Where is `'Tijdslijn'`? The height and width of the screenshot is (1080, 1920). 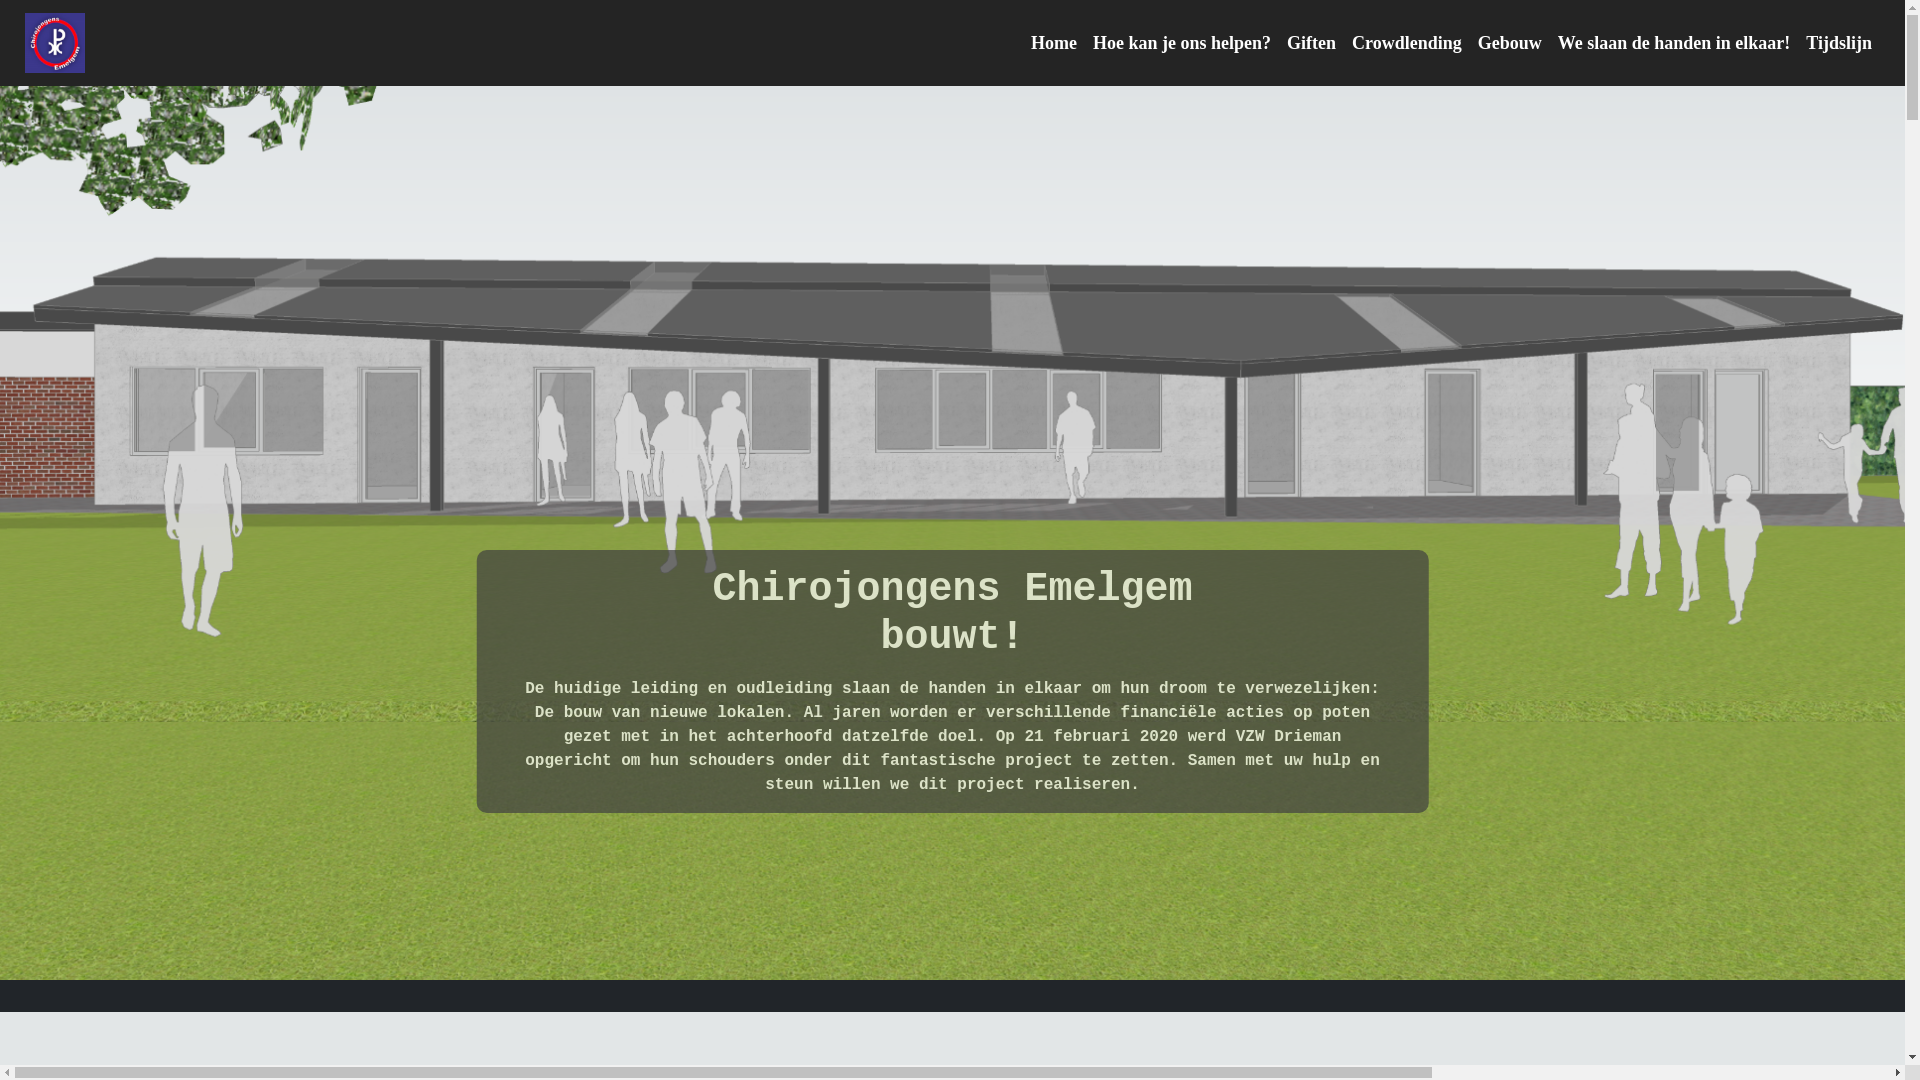 'Tijdslijn' is located at coordinates (1798, 43).